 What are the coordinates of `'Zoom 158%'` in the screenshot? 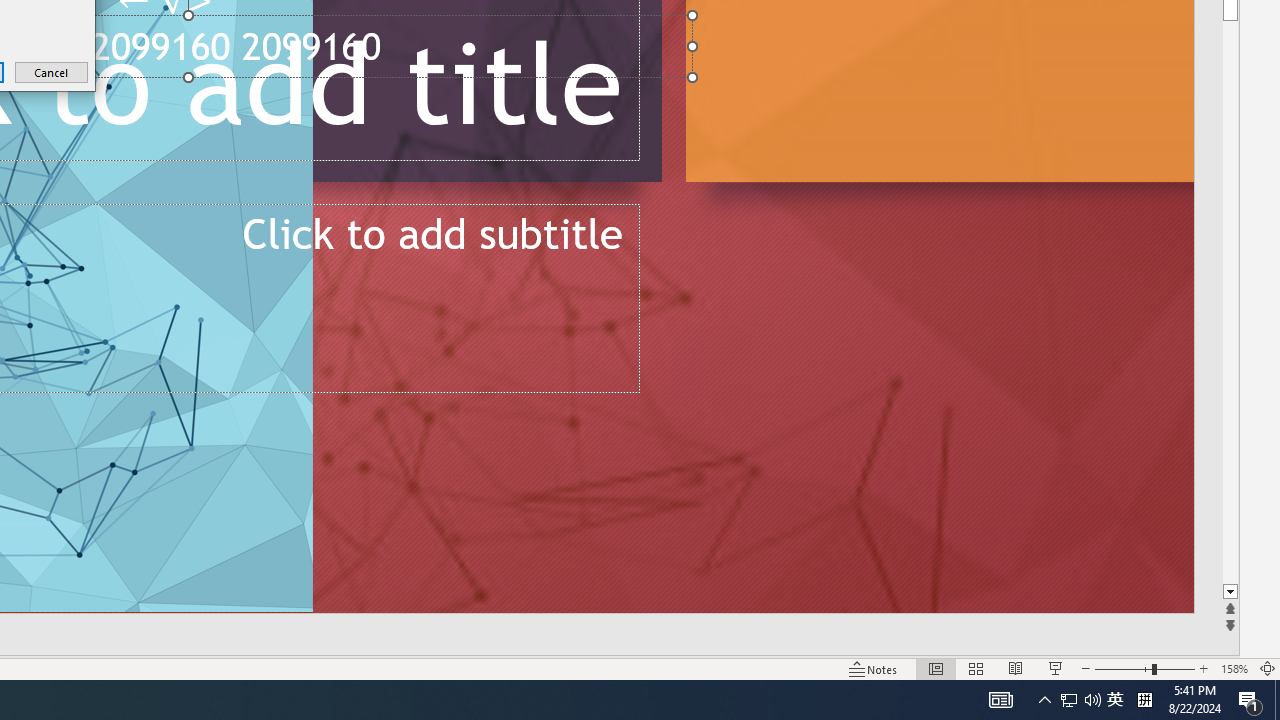 It's located at (1233, 669).